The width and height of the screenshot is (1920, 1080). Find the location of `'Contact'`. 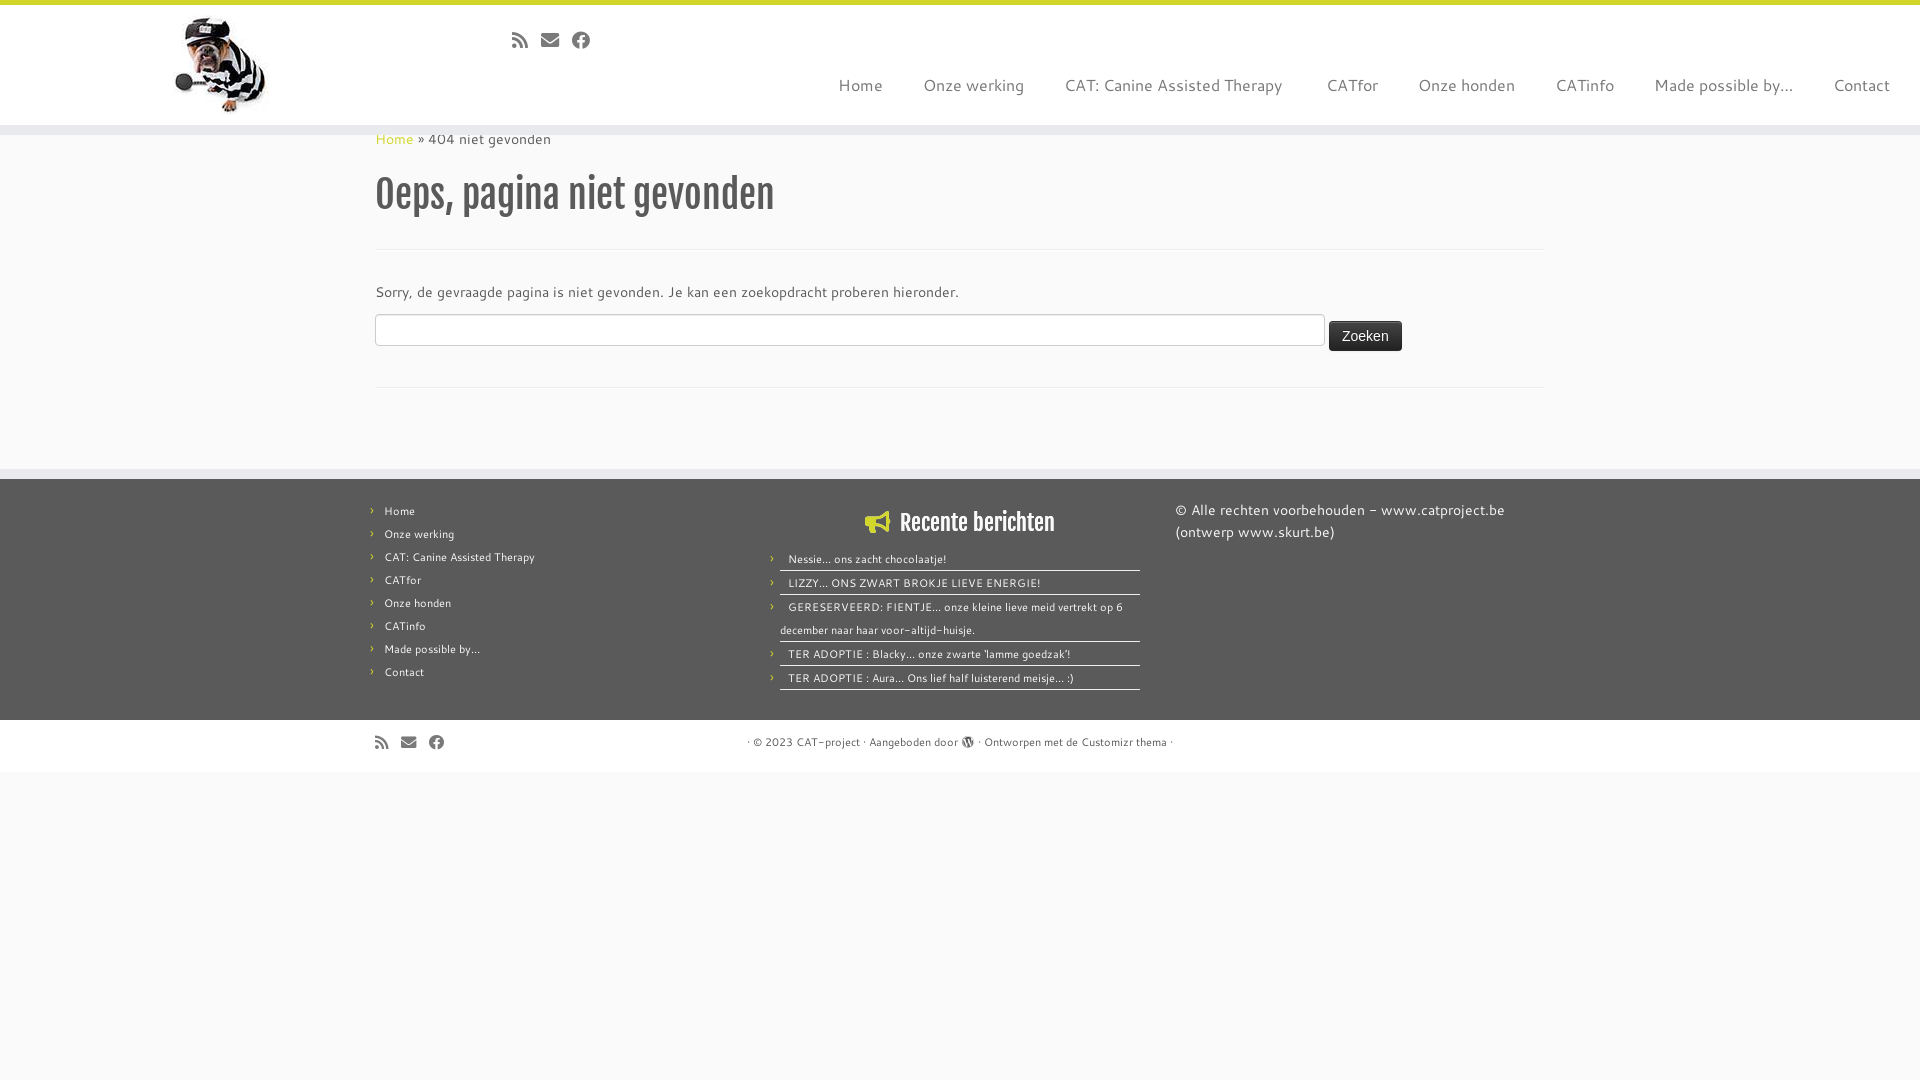

'Contact' is located at coordinates (1813, 83).